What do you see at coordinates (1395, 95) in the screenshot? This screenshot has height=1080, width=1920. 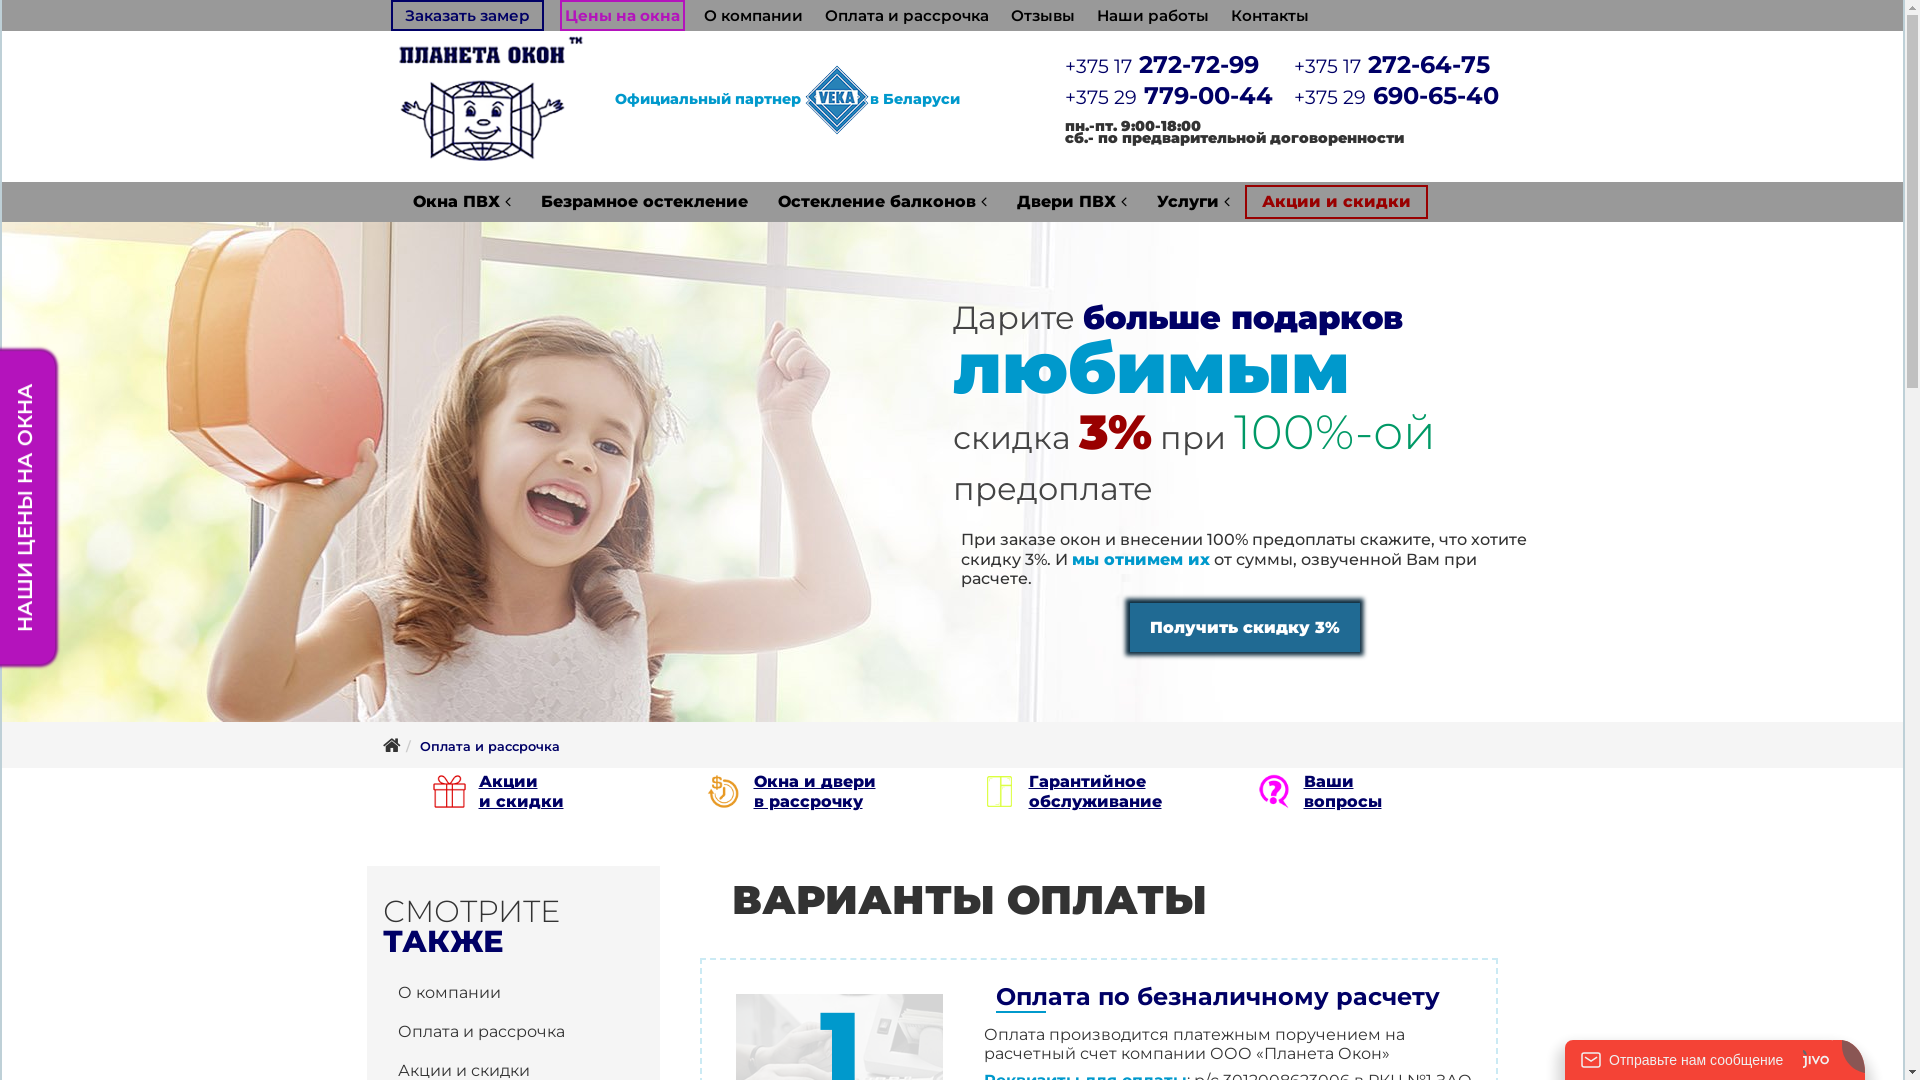 I see `'+375 29 690-65-40'` at bounding box center [1395, 95].